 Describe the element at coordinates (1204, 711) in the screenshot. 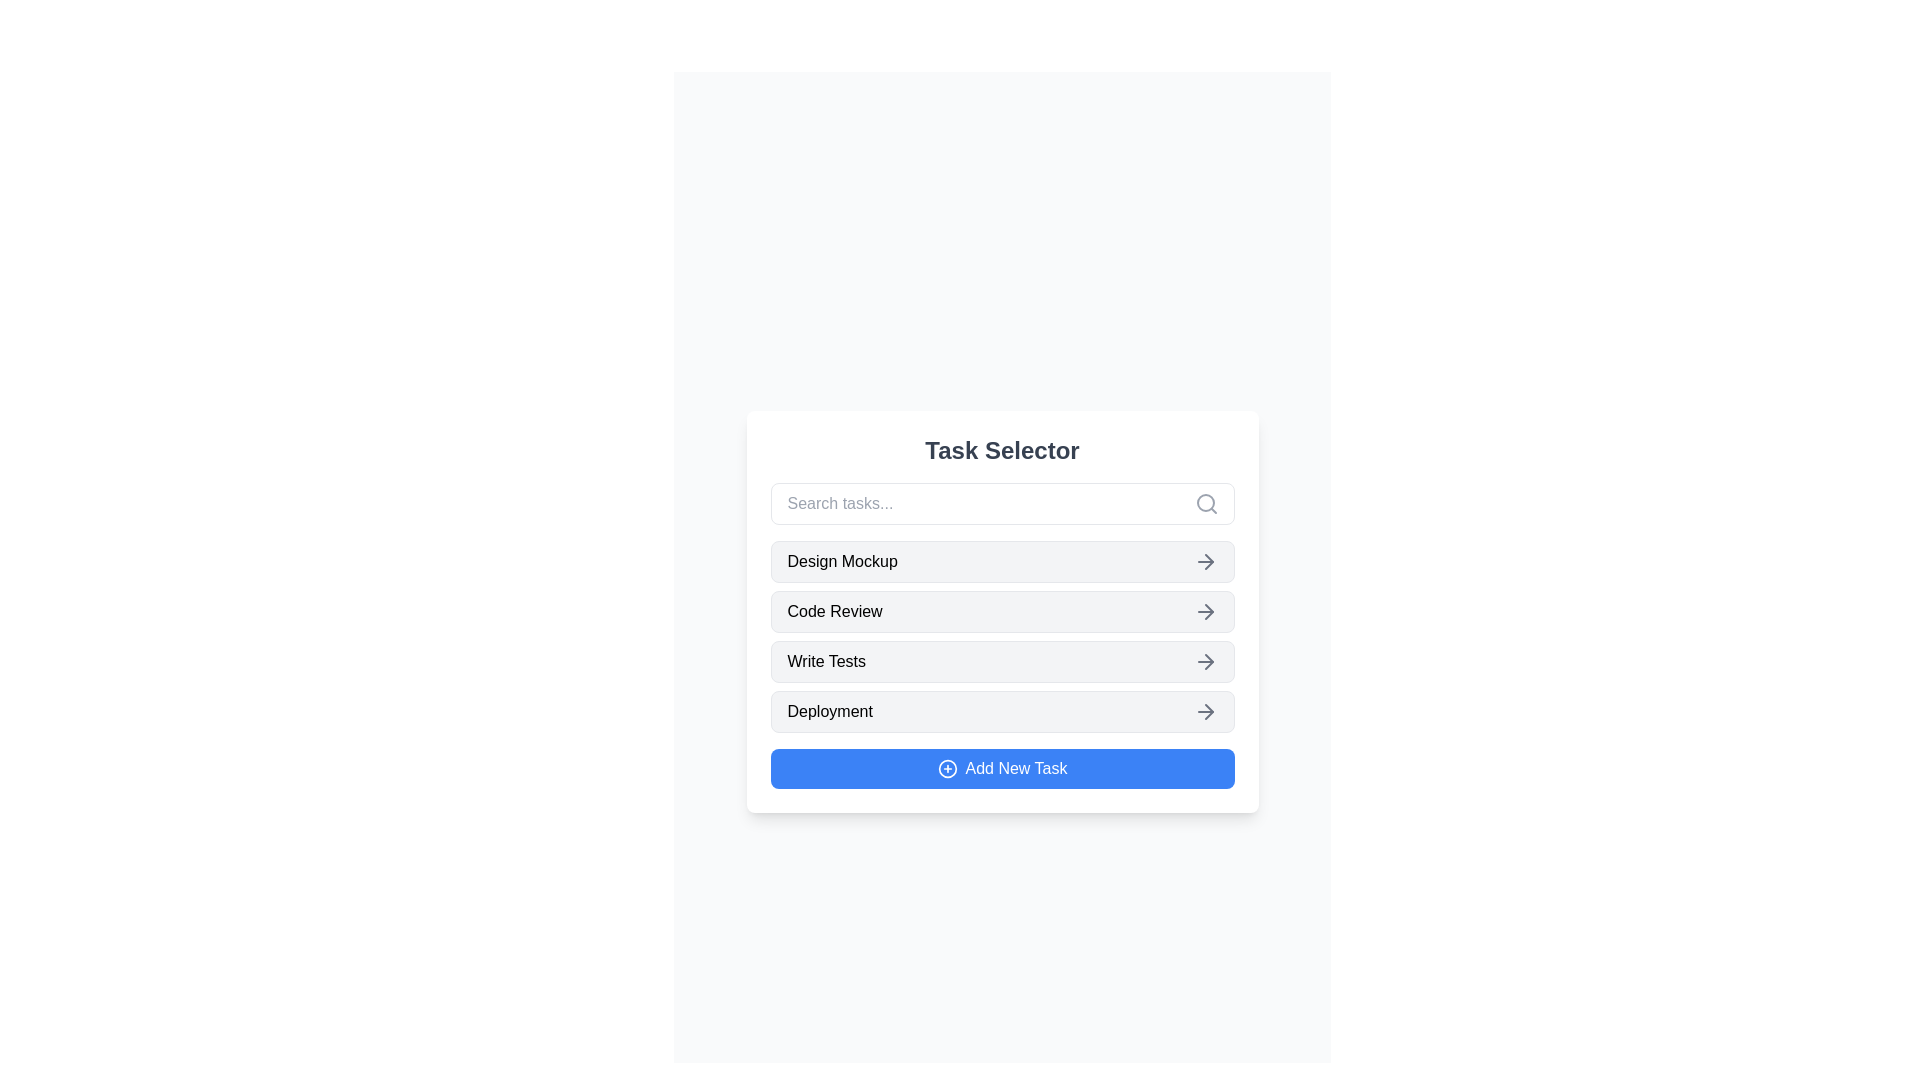

I see `the right-facing arrow icon in the 'Deployment' row` at that location.